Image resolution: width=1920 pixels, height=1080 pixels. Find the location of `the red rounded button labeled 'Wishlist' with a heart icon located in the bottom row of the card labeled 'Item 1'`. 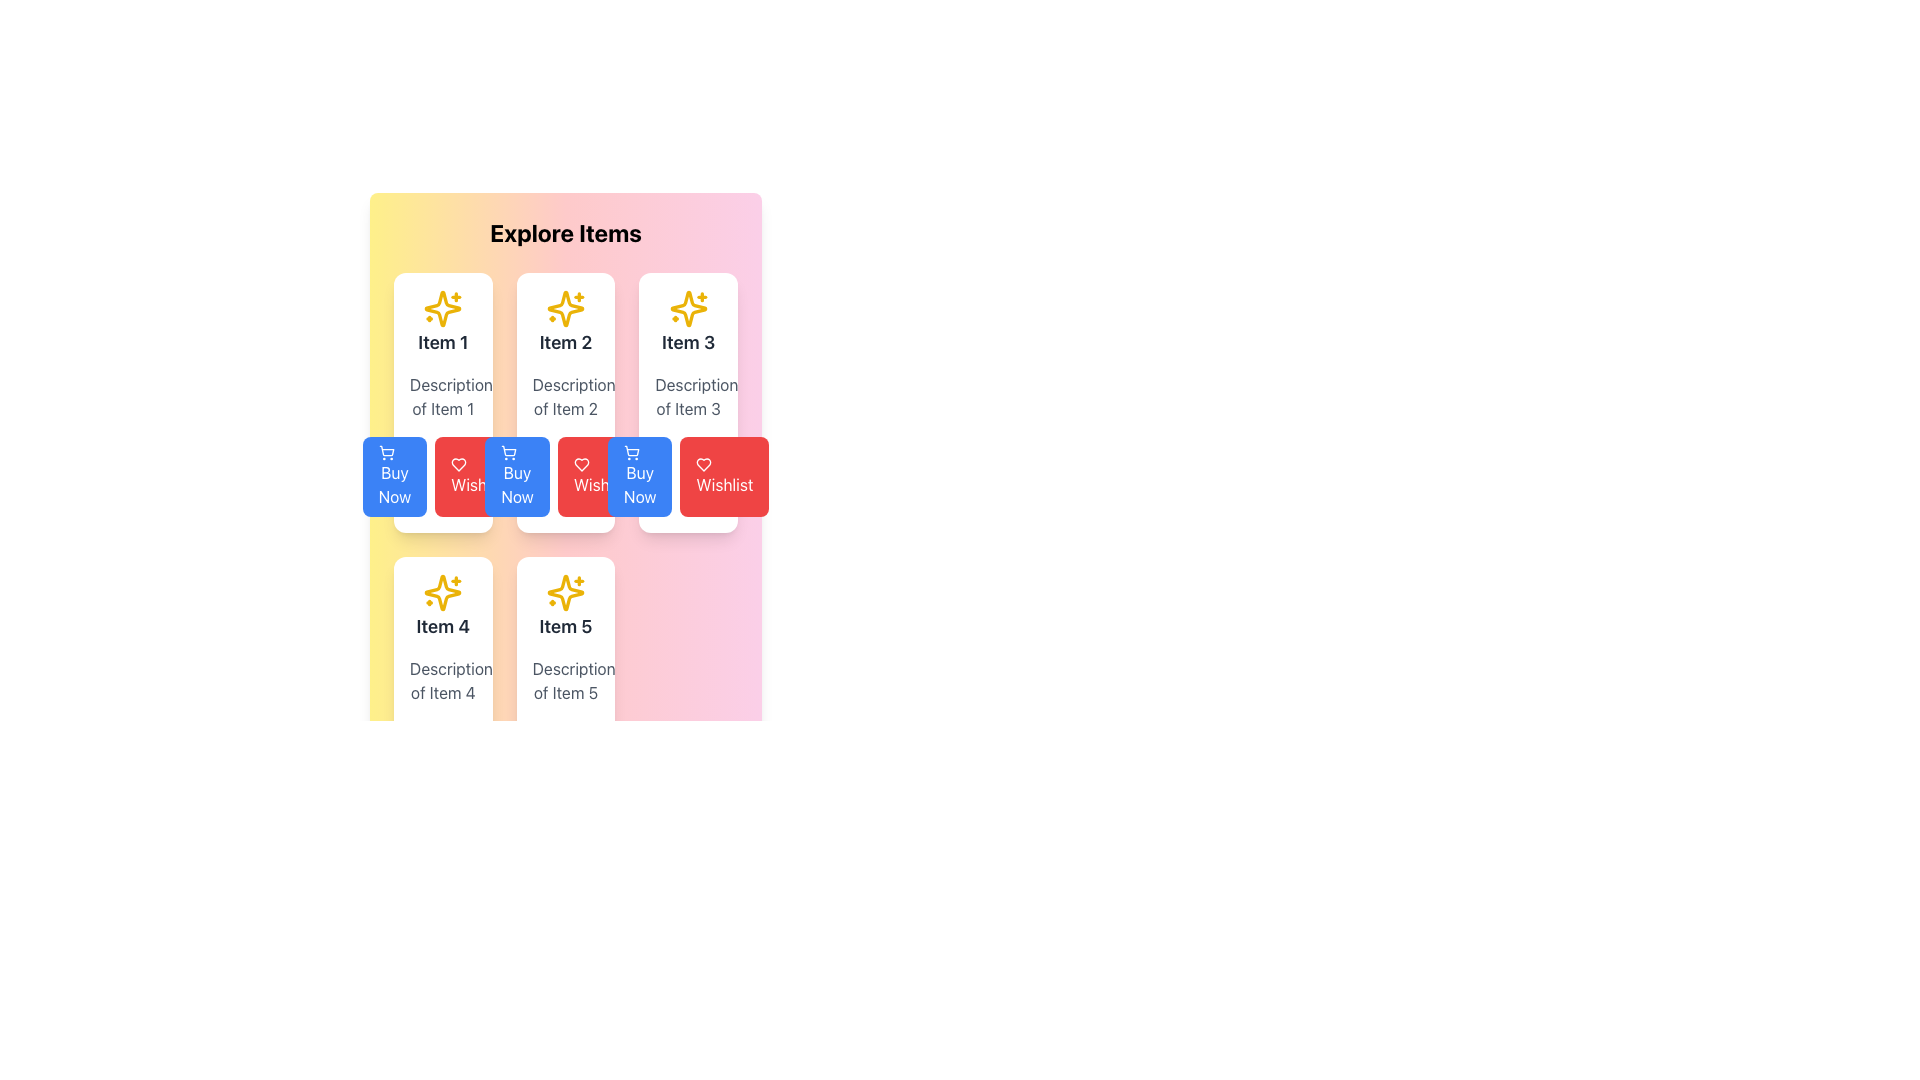

the red rounded button labeled 'Wishlist' with a heart icon located in the bottom row of the card labeled 'Item 1' is located at coordinates (442, 477).